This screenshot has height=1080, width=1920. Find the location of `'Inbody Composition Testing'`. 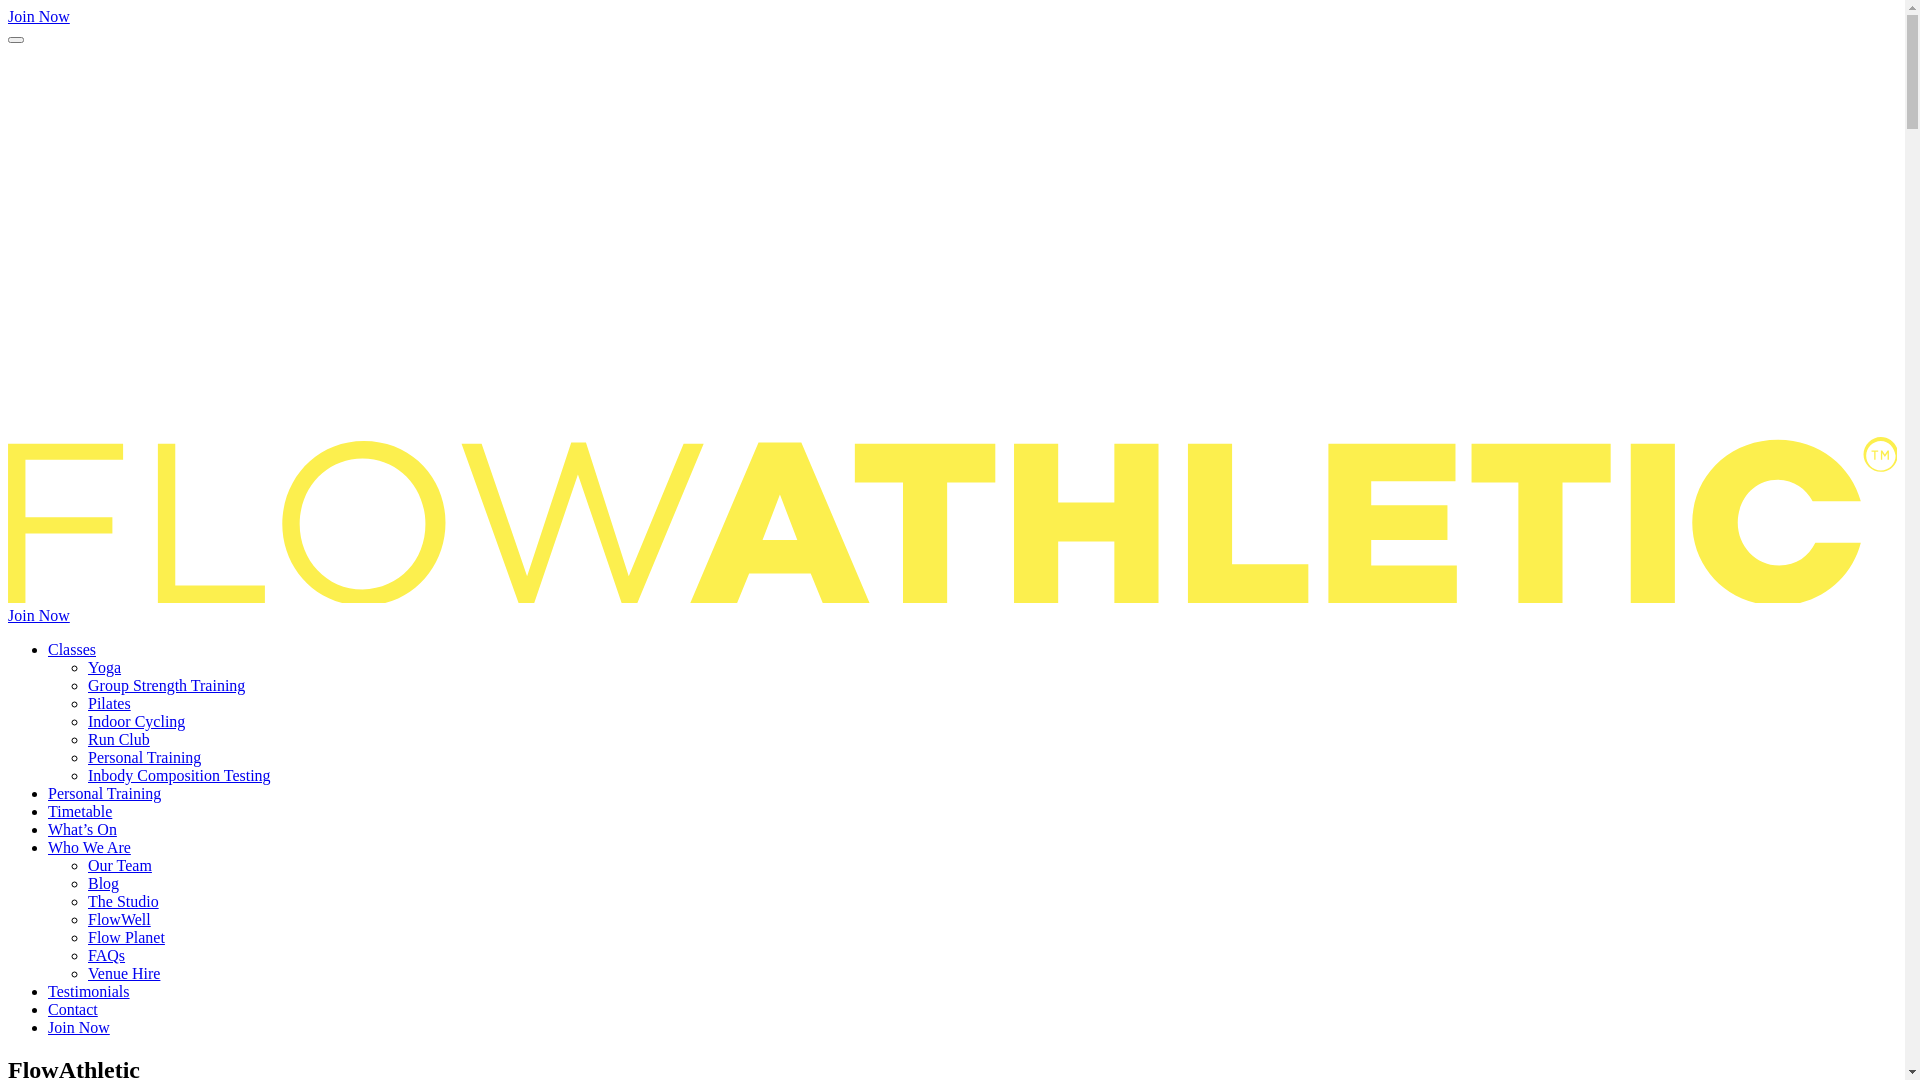

'Inbody Composition Testing' is located at coordinates (179, 774).